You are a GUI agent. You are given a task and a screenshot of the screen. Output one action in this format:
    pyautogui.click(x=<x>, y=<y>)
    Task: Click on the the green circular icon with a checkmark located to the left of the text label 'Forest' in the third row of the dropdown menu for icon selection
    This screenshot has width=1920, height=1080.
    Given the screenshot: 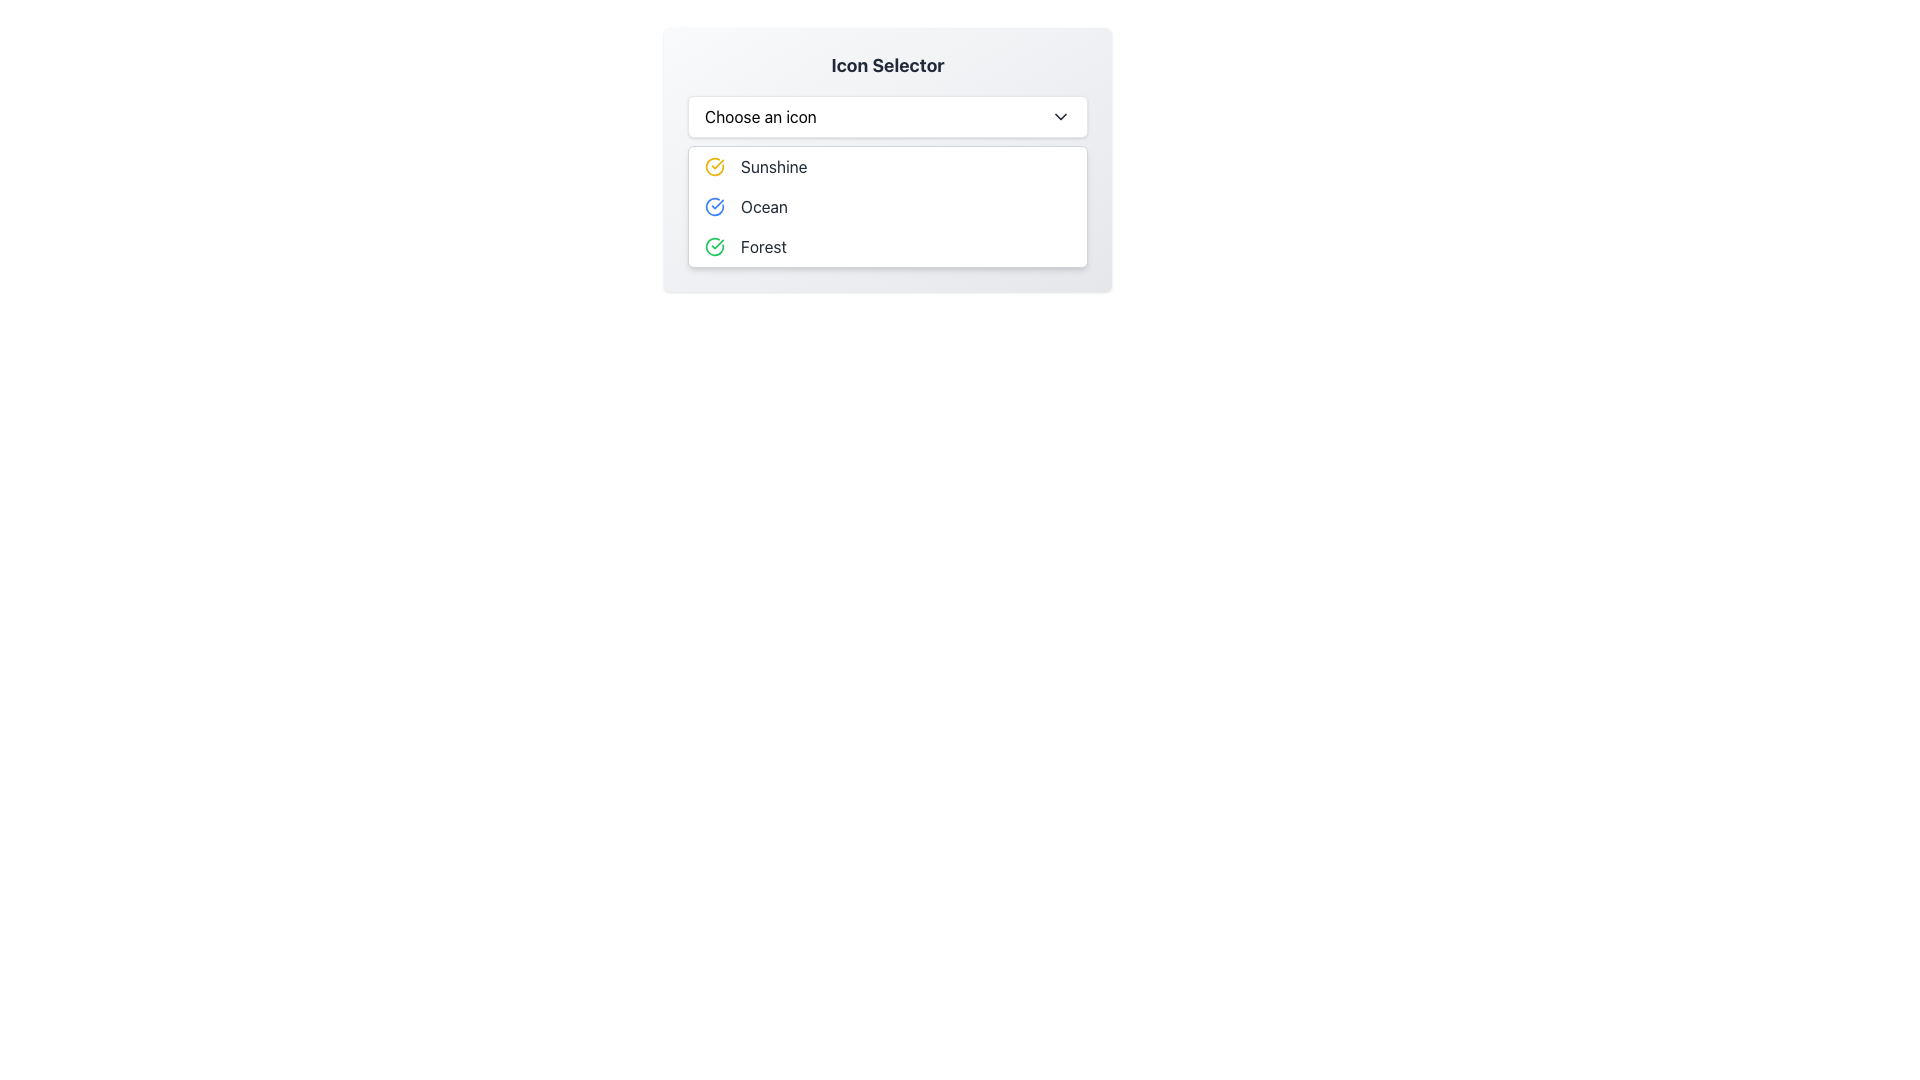 What is the action you would take?
    pyautogui.click(x=715, y=245)
    